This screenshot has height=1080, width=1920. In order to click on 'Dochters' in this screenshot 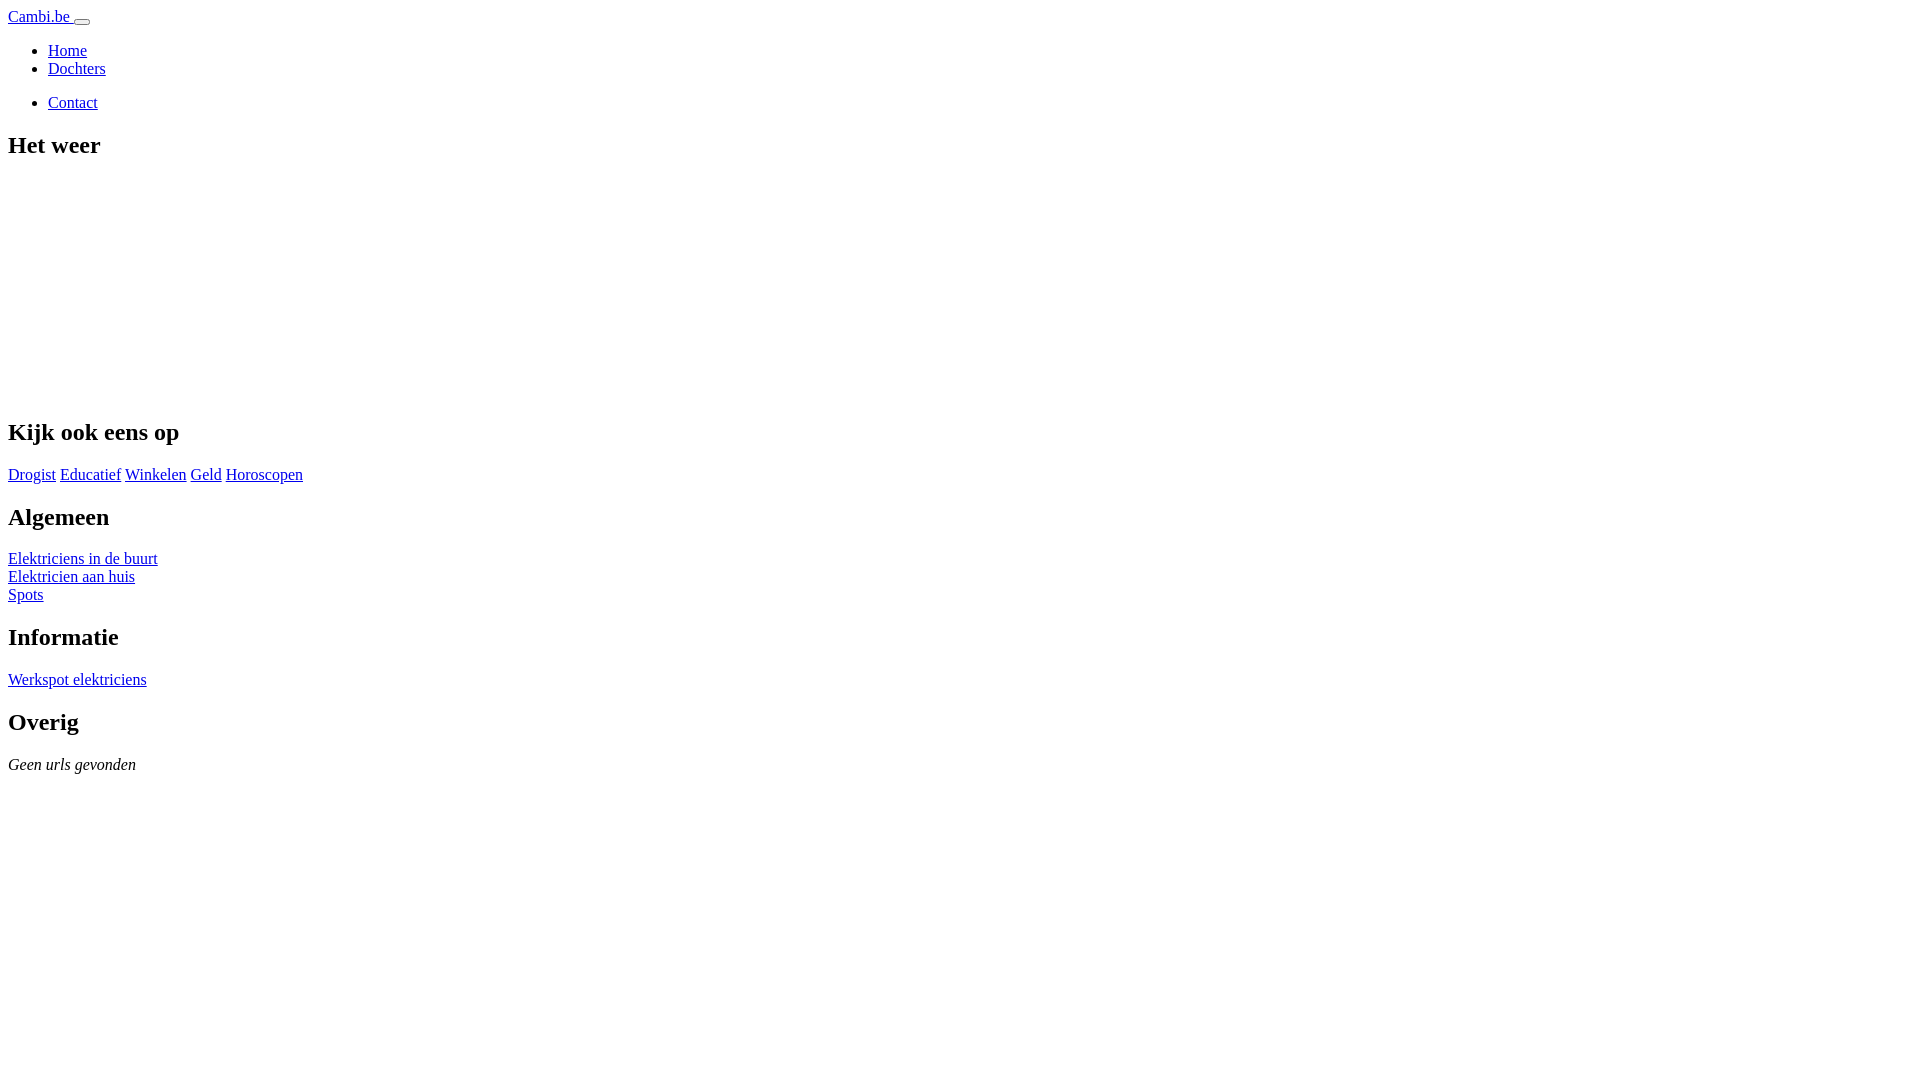, I will do `click(76, 67)`.